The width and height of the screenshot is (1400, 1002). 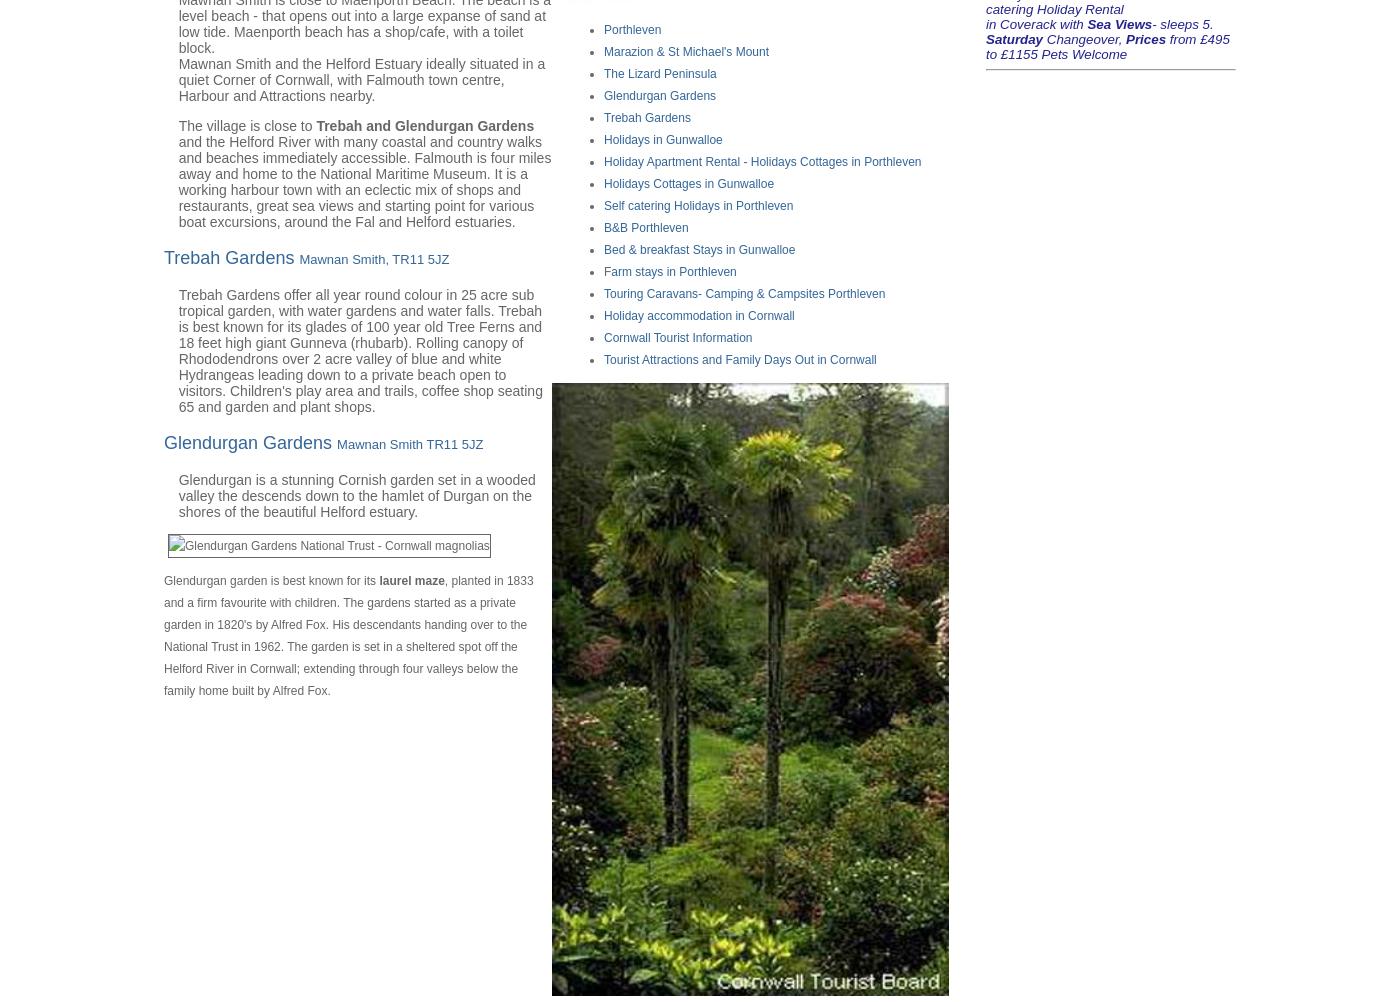 What do you see at coordinates (688, 182) in the screenshot?
I see `'Holidays 
                      Cottages in Gunwalloe'` at bounding box center [688, 182].